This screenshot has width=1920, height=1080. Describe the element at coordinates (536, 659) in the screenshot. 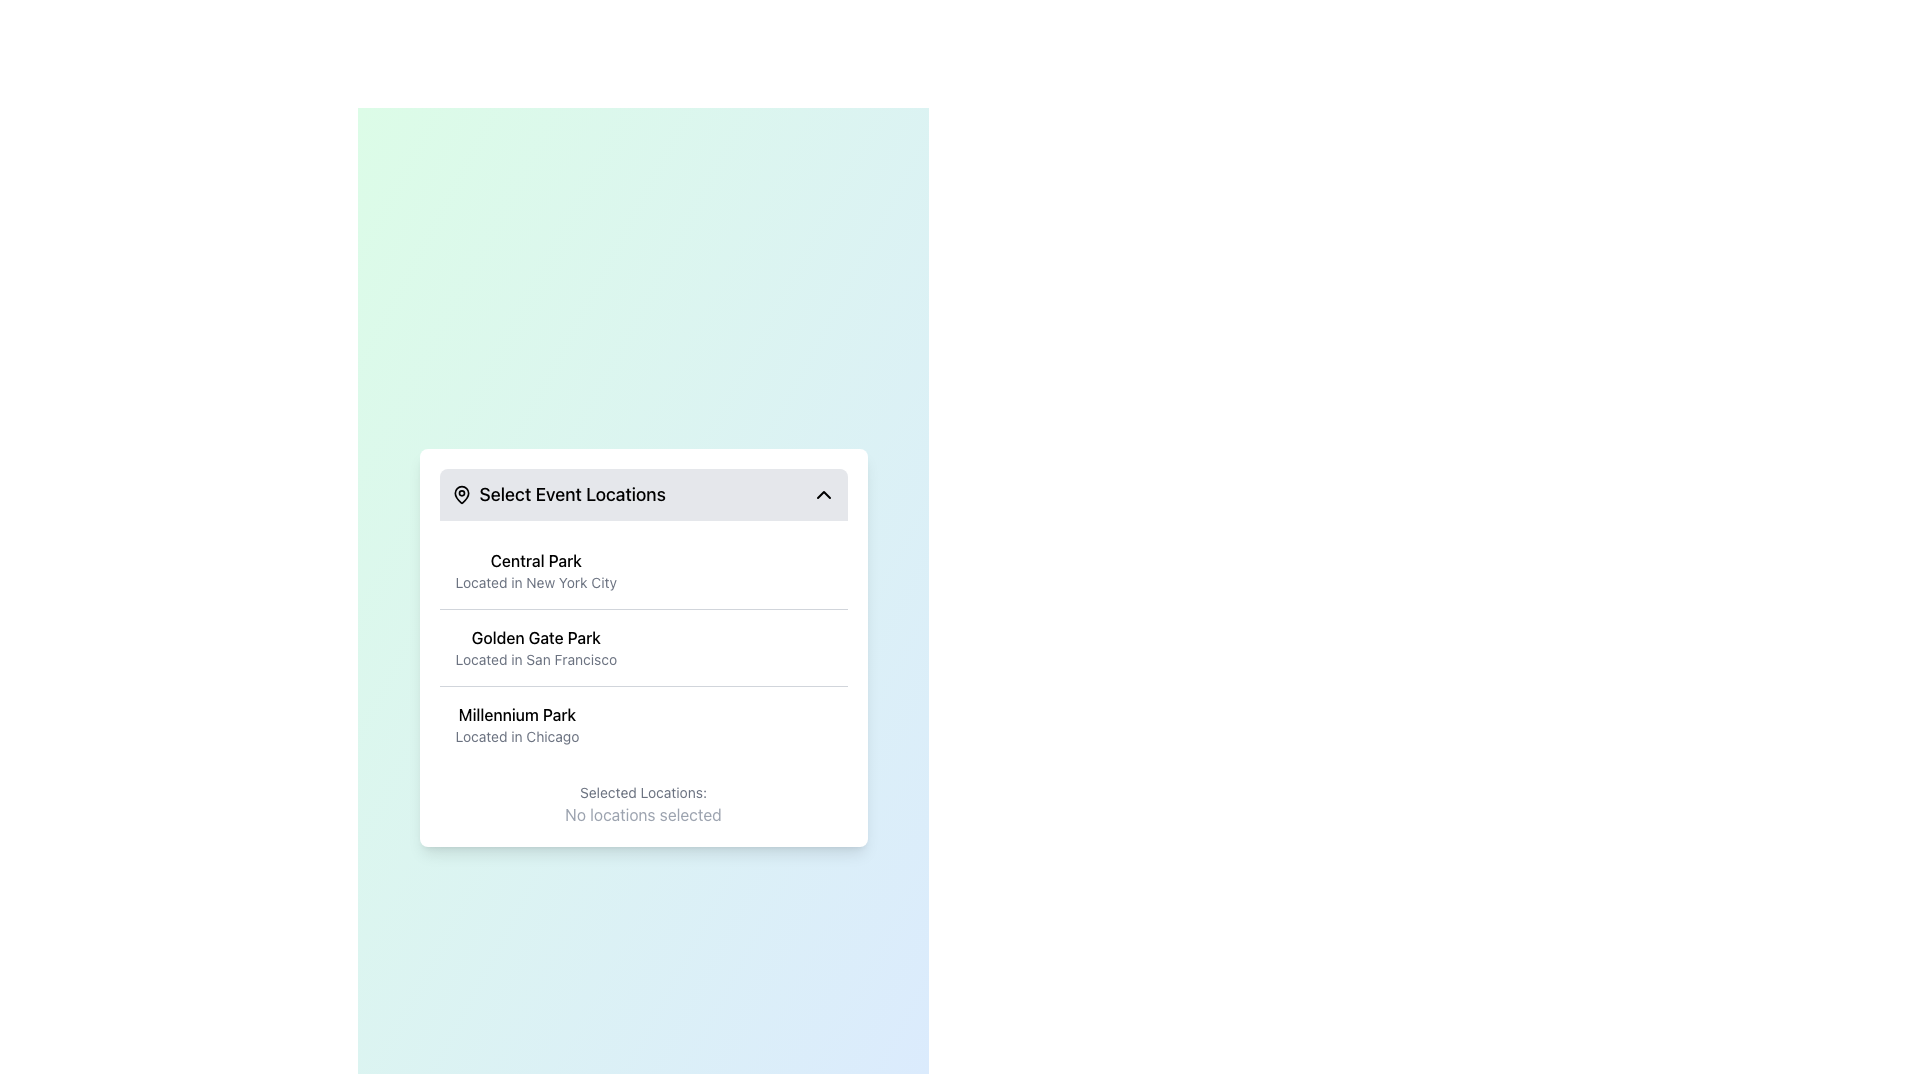

I see `the informative label that describes the location 'Golden Gate Park' in San Francisco, which is positioned directly below the text 'Golden Gate Park'` at that location.